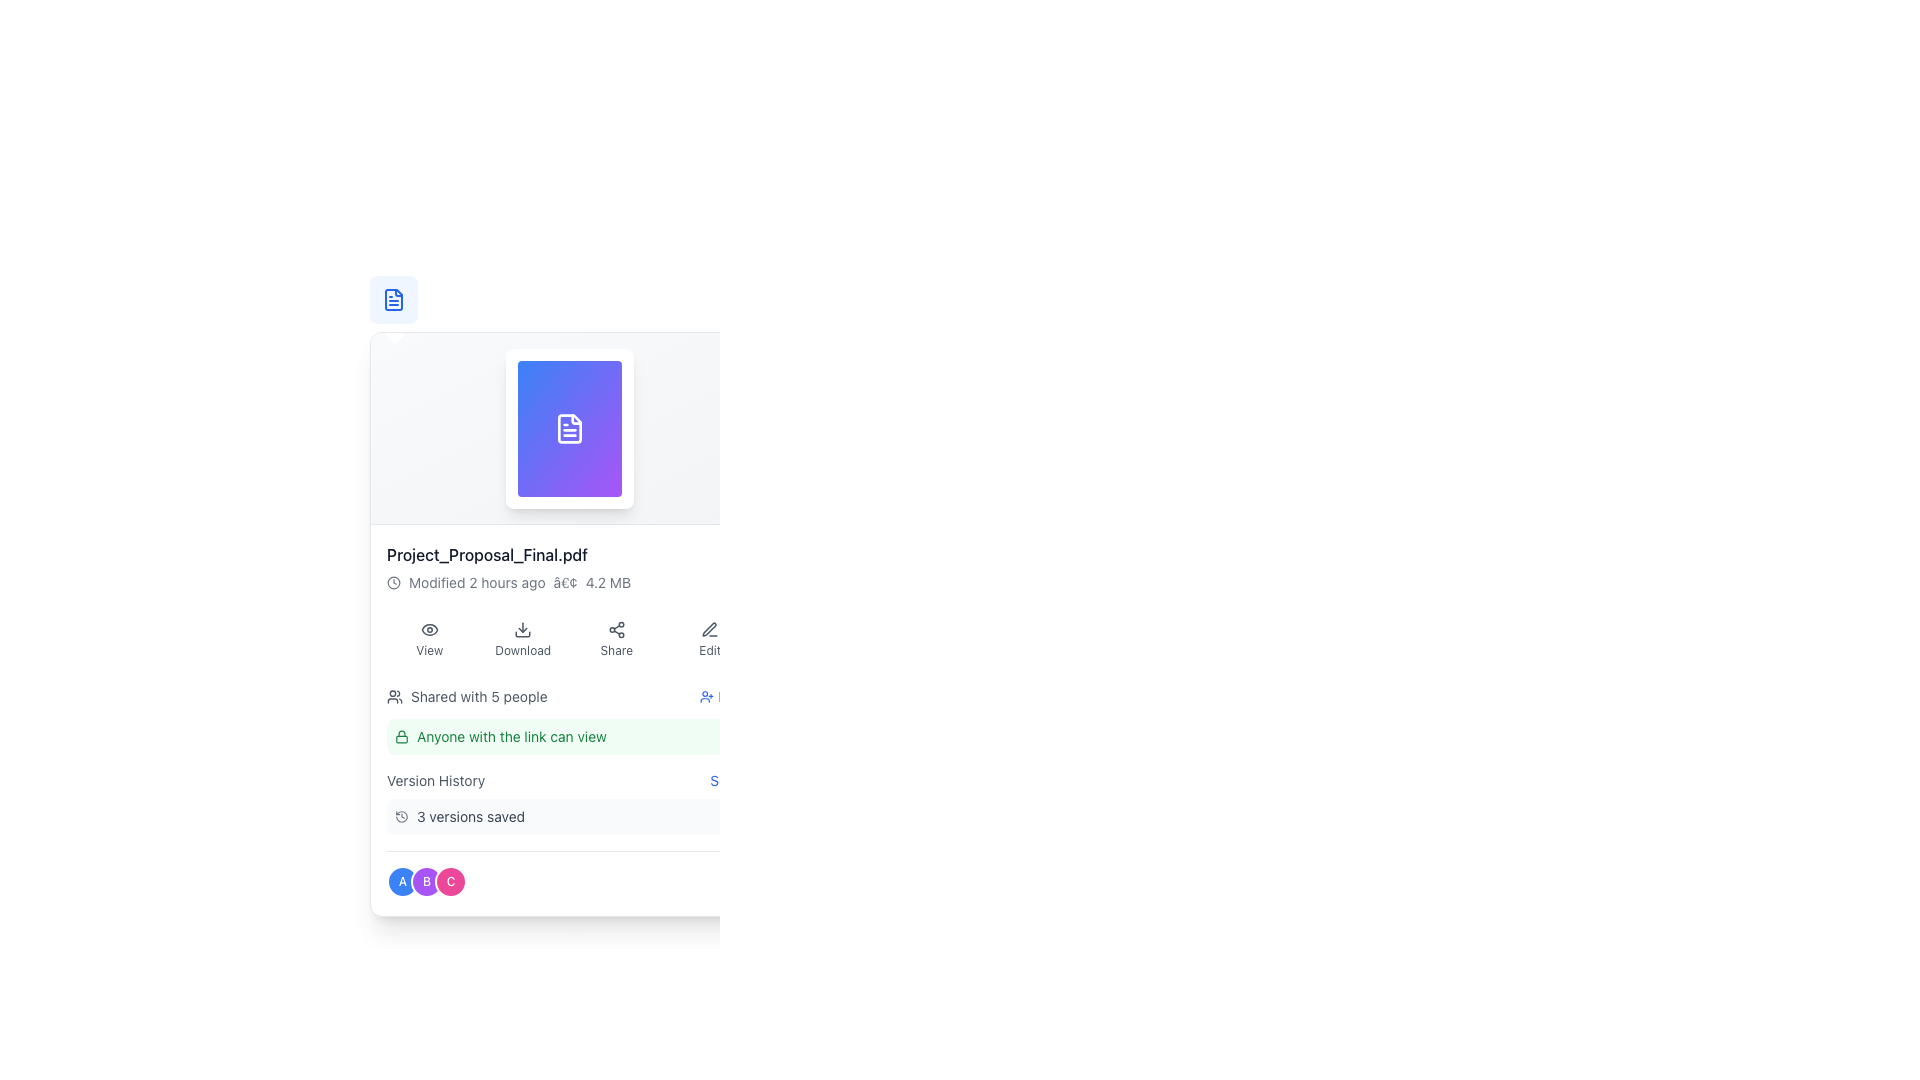 The image size is (1920, 1080). I want to click on the 'Share' text label, which is styled in a small gray font and located below an icon of interconnected nodes in the button group, so click(615, 651).